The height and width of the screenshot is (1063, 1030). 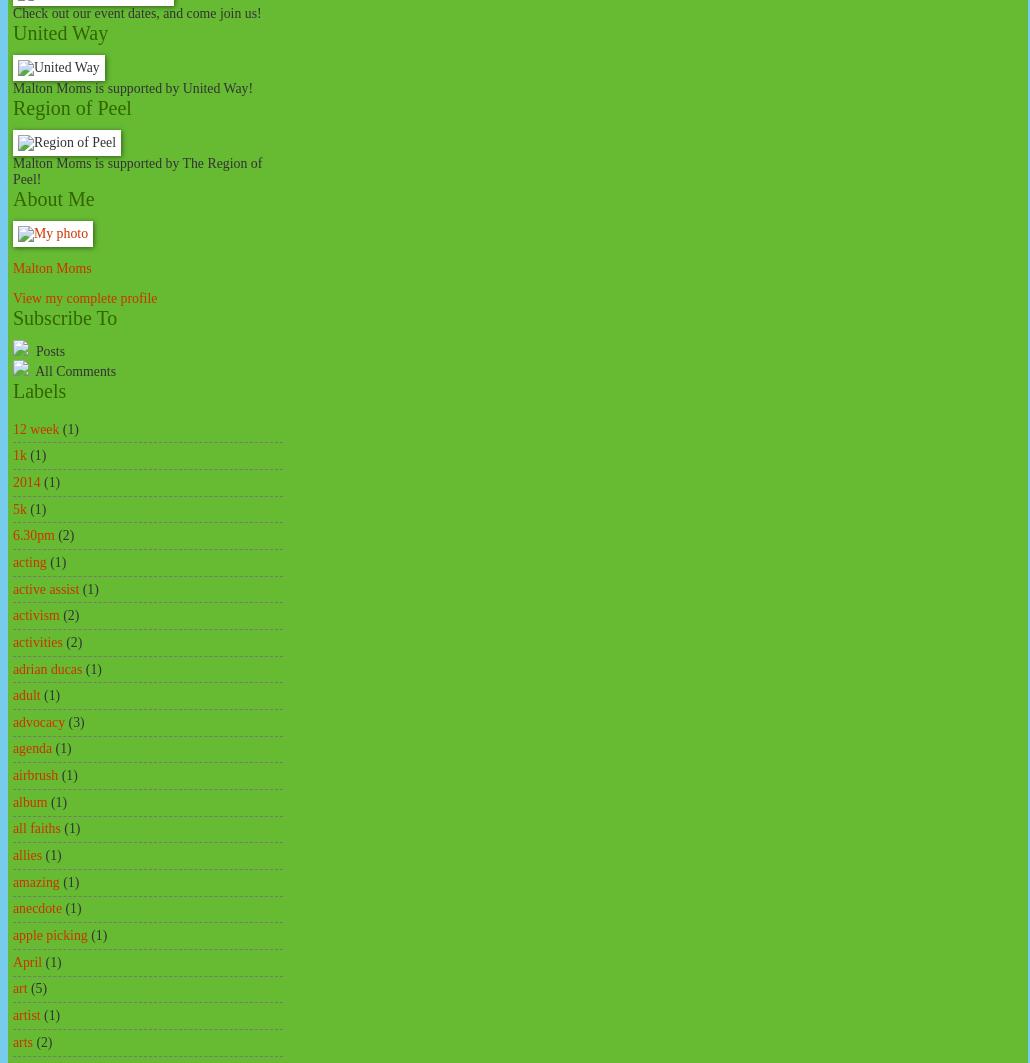 I want to click on '12 week', so click(x=36, y=428).